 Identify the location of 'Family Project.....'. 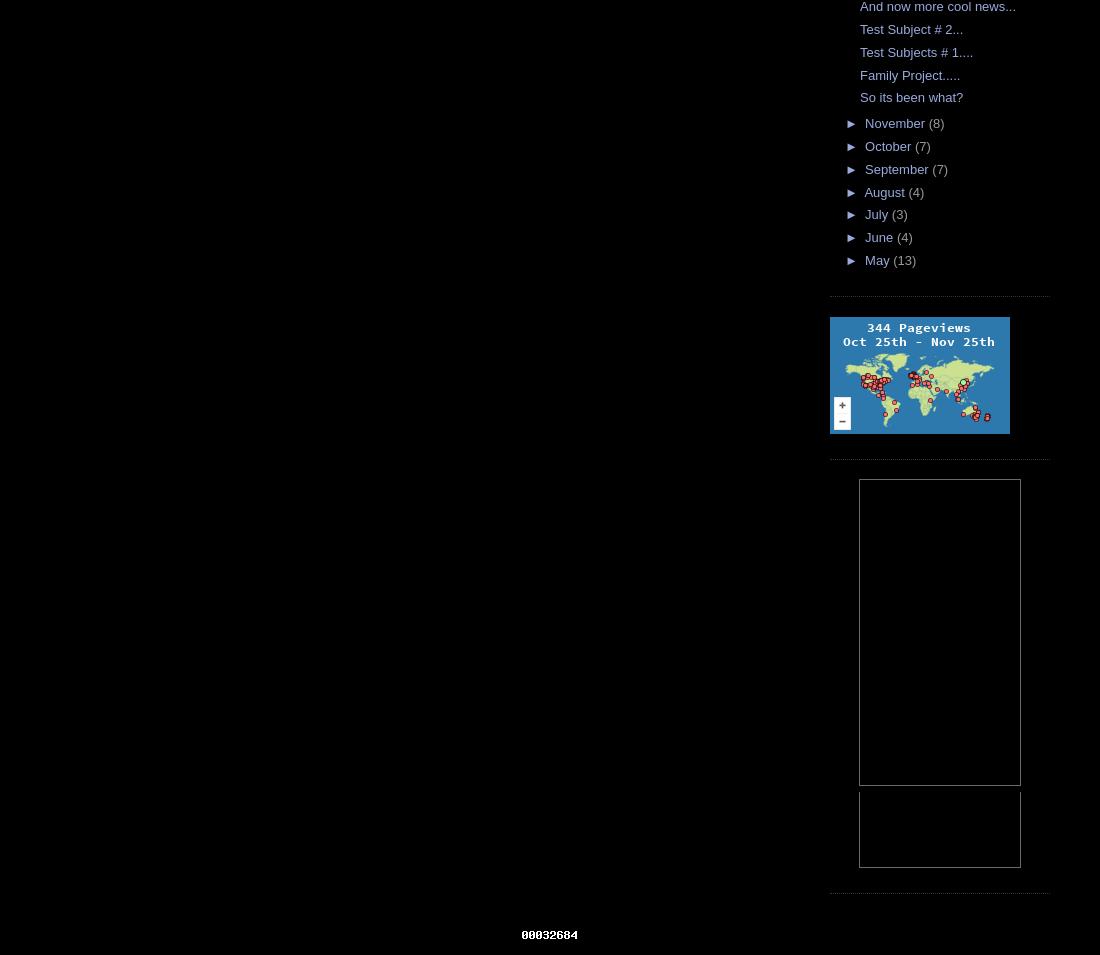
(910, 73).